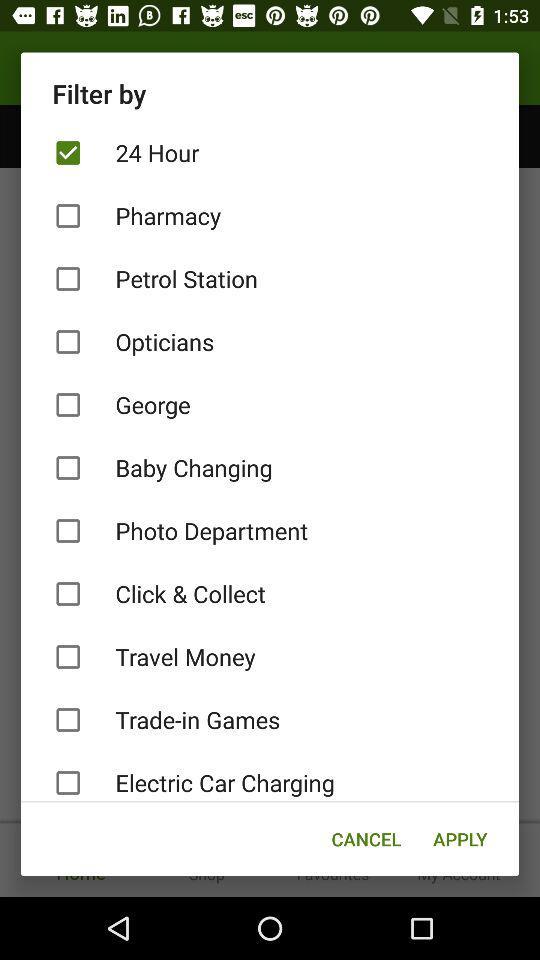 Image resolution: width=540 pixels, height=960 pixels. What do you see at coordinates (270, 216) in the screenshot?
I see `icon below the 24 hour icon` at bounding box center [270, 216].